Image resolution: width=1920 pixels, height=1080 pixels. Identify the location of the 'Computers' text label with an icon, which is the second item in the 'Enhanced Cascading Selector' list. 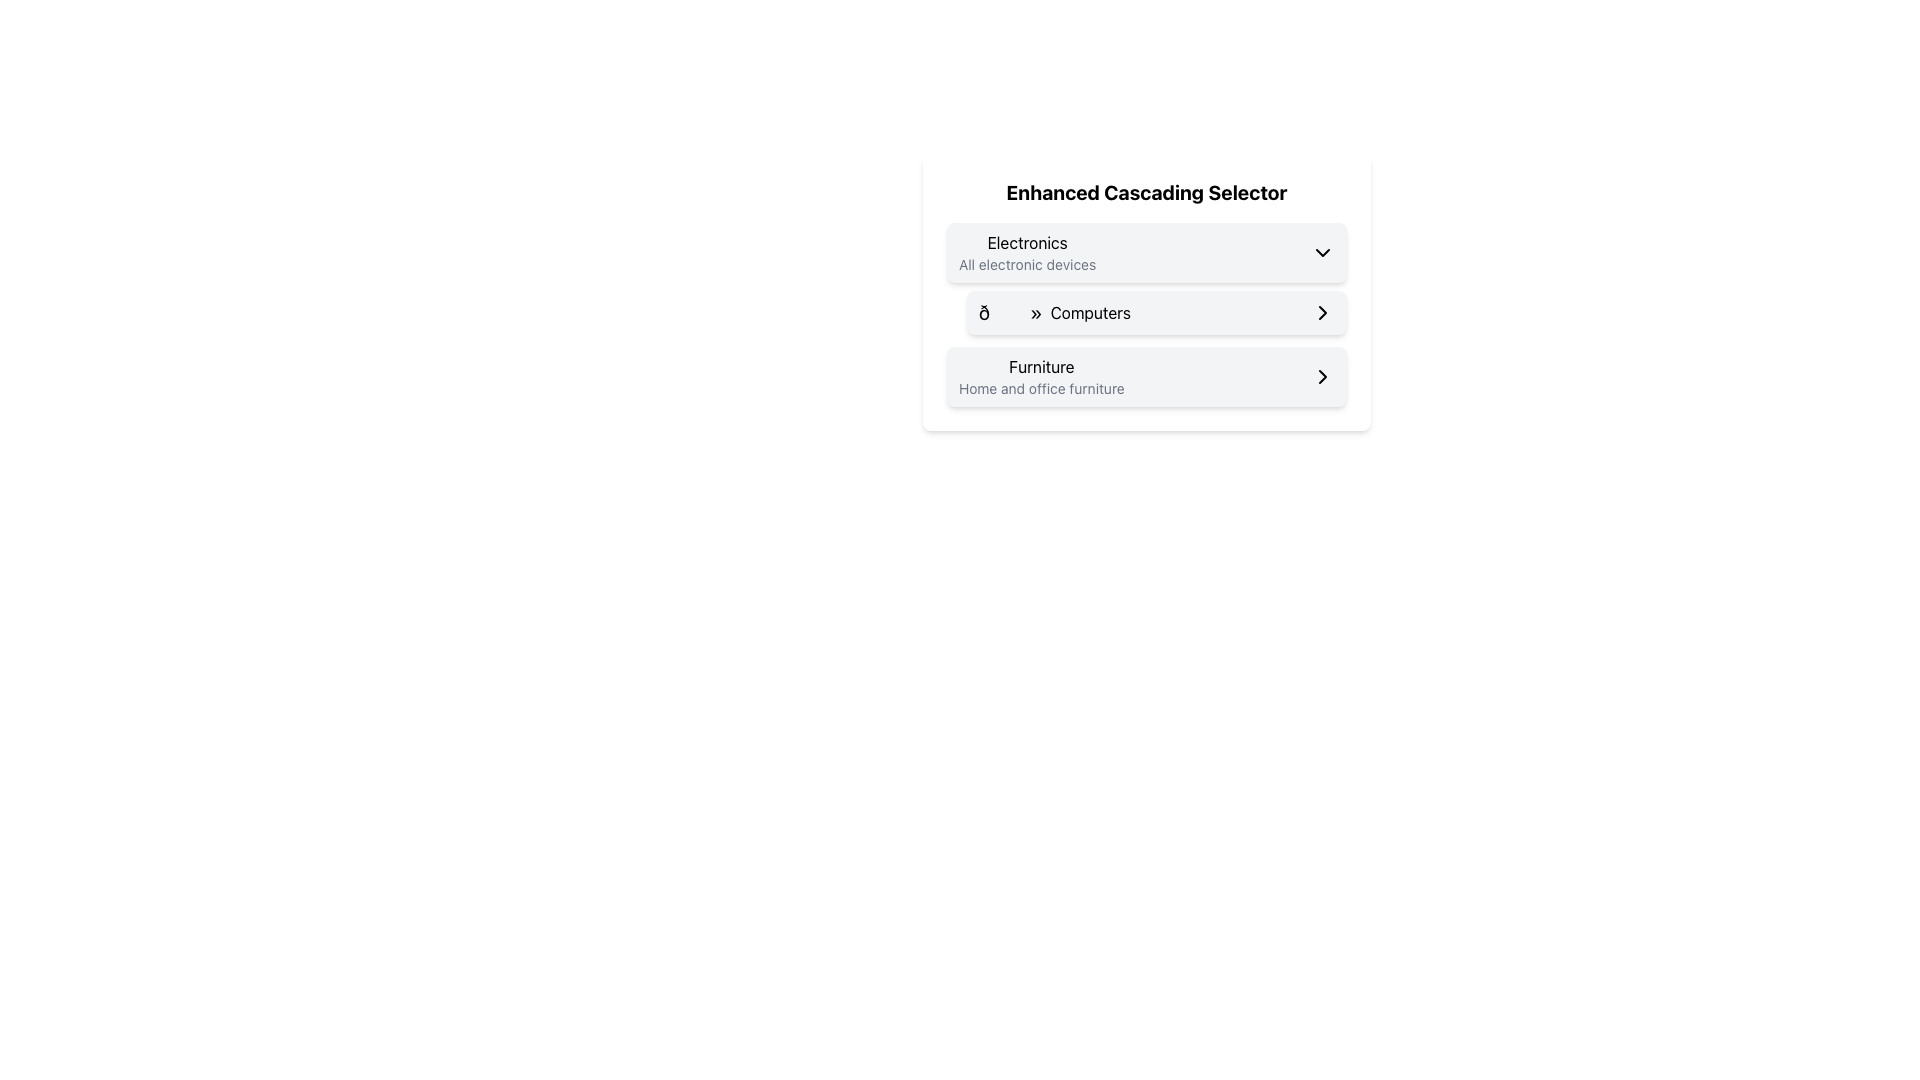
(1053, 312).